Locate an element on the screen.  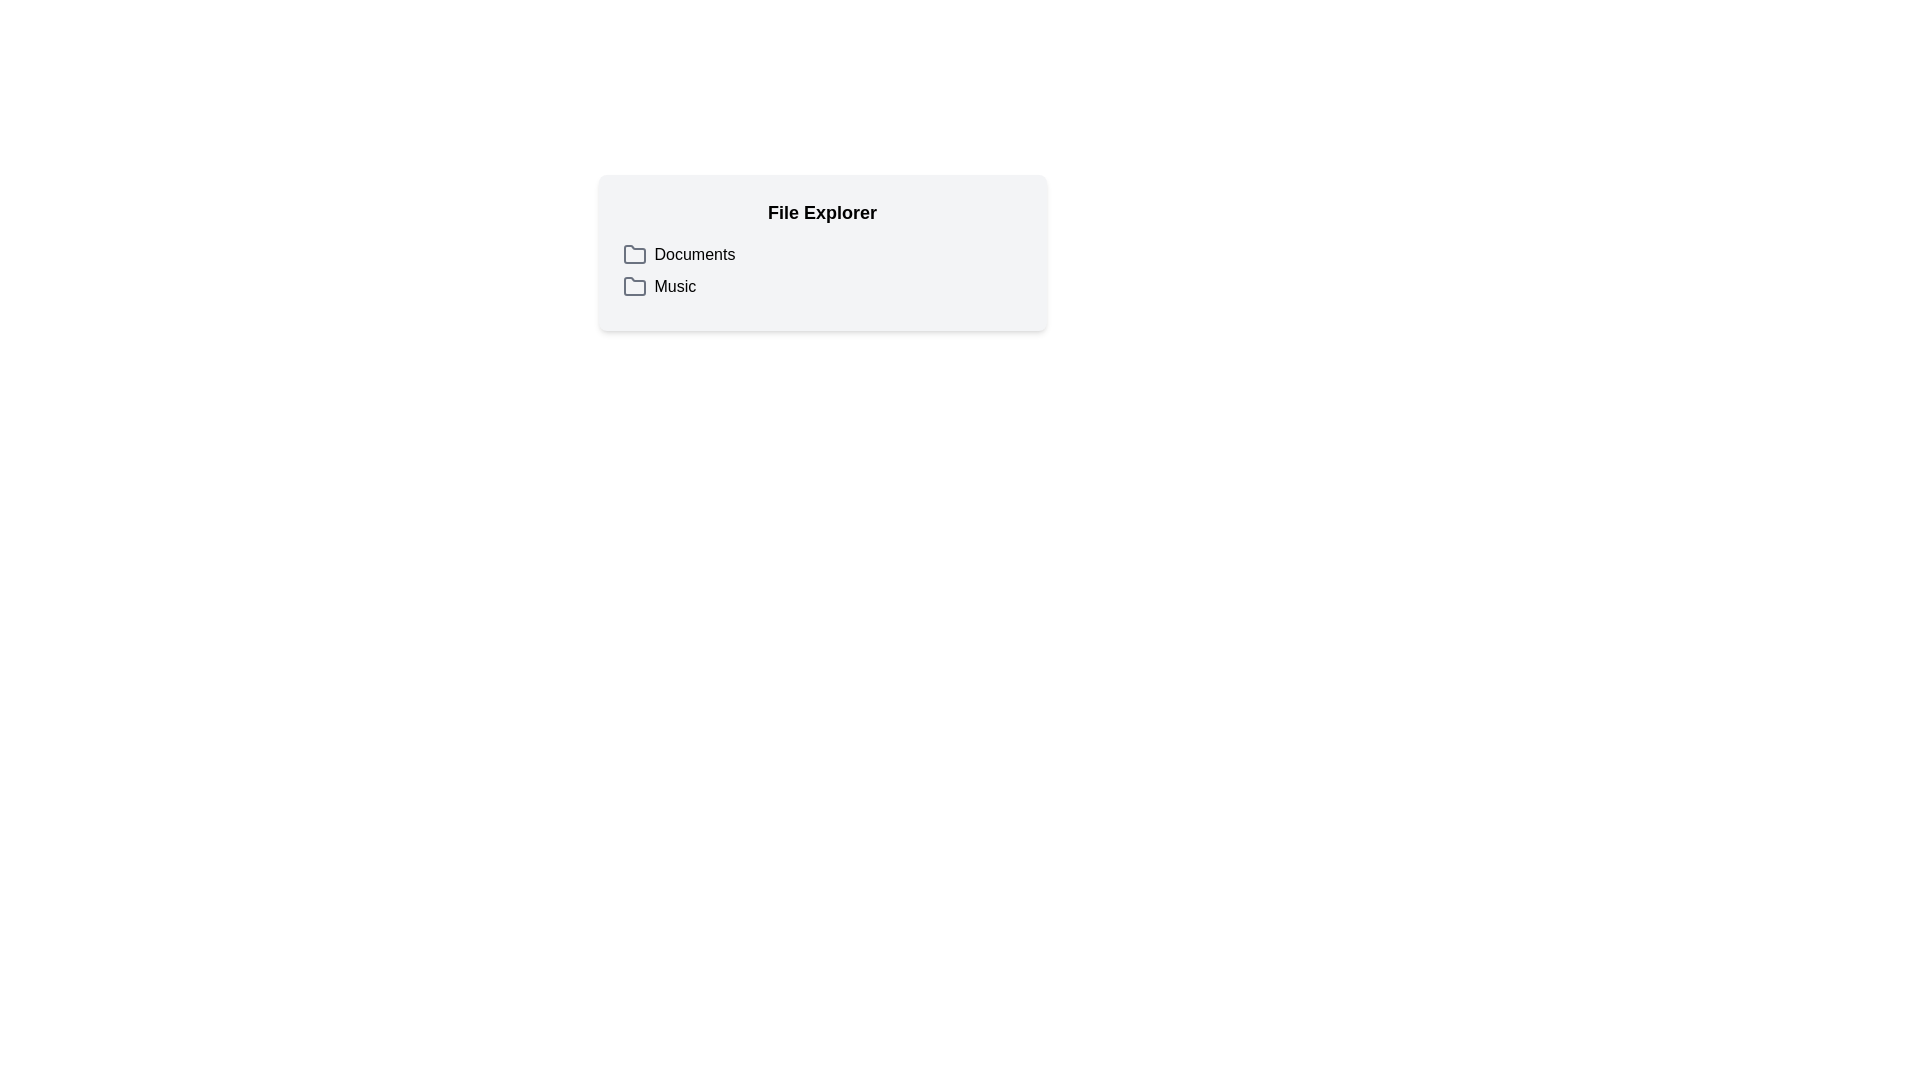
the folder icon with a gray outline next to the 'Music' text in the 'File Explorer' interface is located at coordinates (633, 286).